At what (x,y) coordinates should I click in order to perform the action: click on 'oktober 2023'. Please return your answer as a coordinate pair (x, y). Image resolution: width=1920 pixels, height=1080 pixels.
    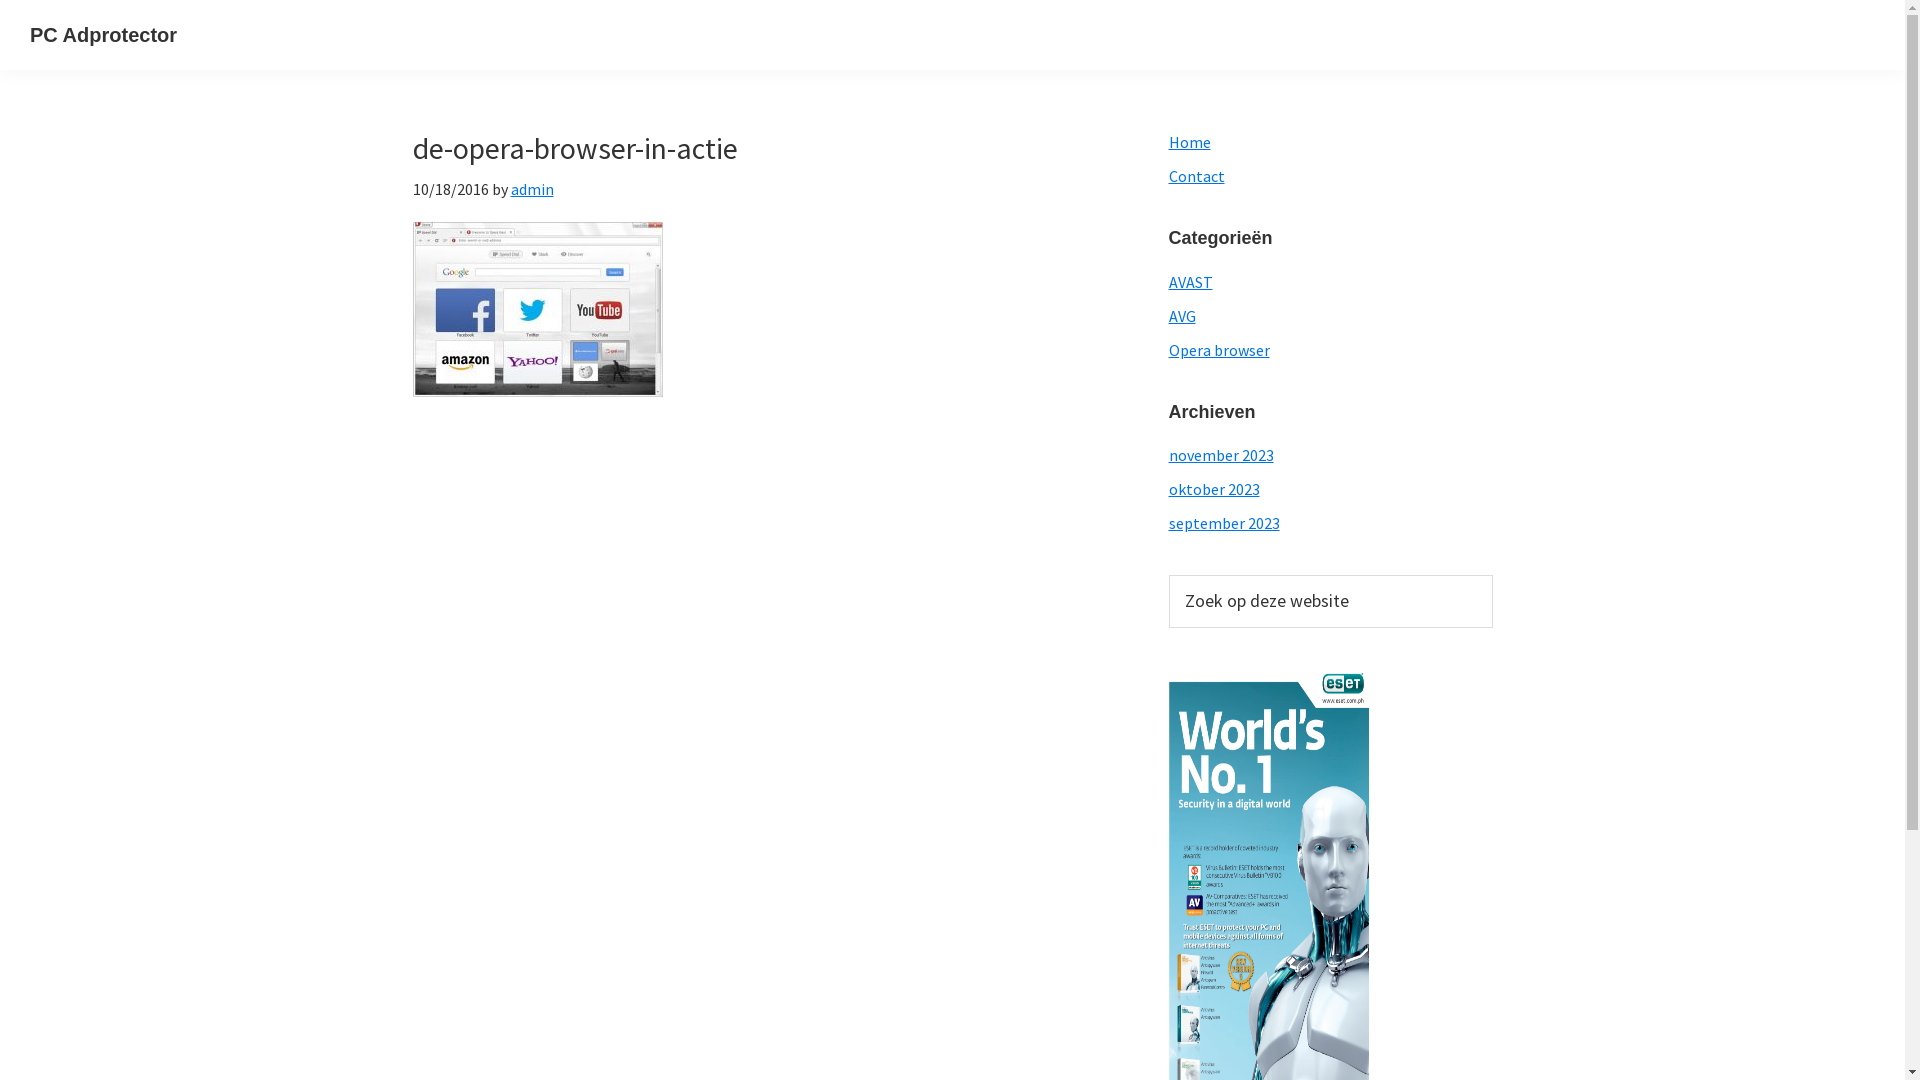
    Looking at the image, I should click on (1212, 489).